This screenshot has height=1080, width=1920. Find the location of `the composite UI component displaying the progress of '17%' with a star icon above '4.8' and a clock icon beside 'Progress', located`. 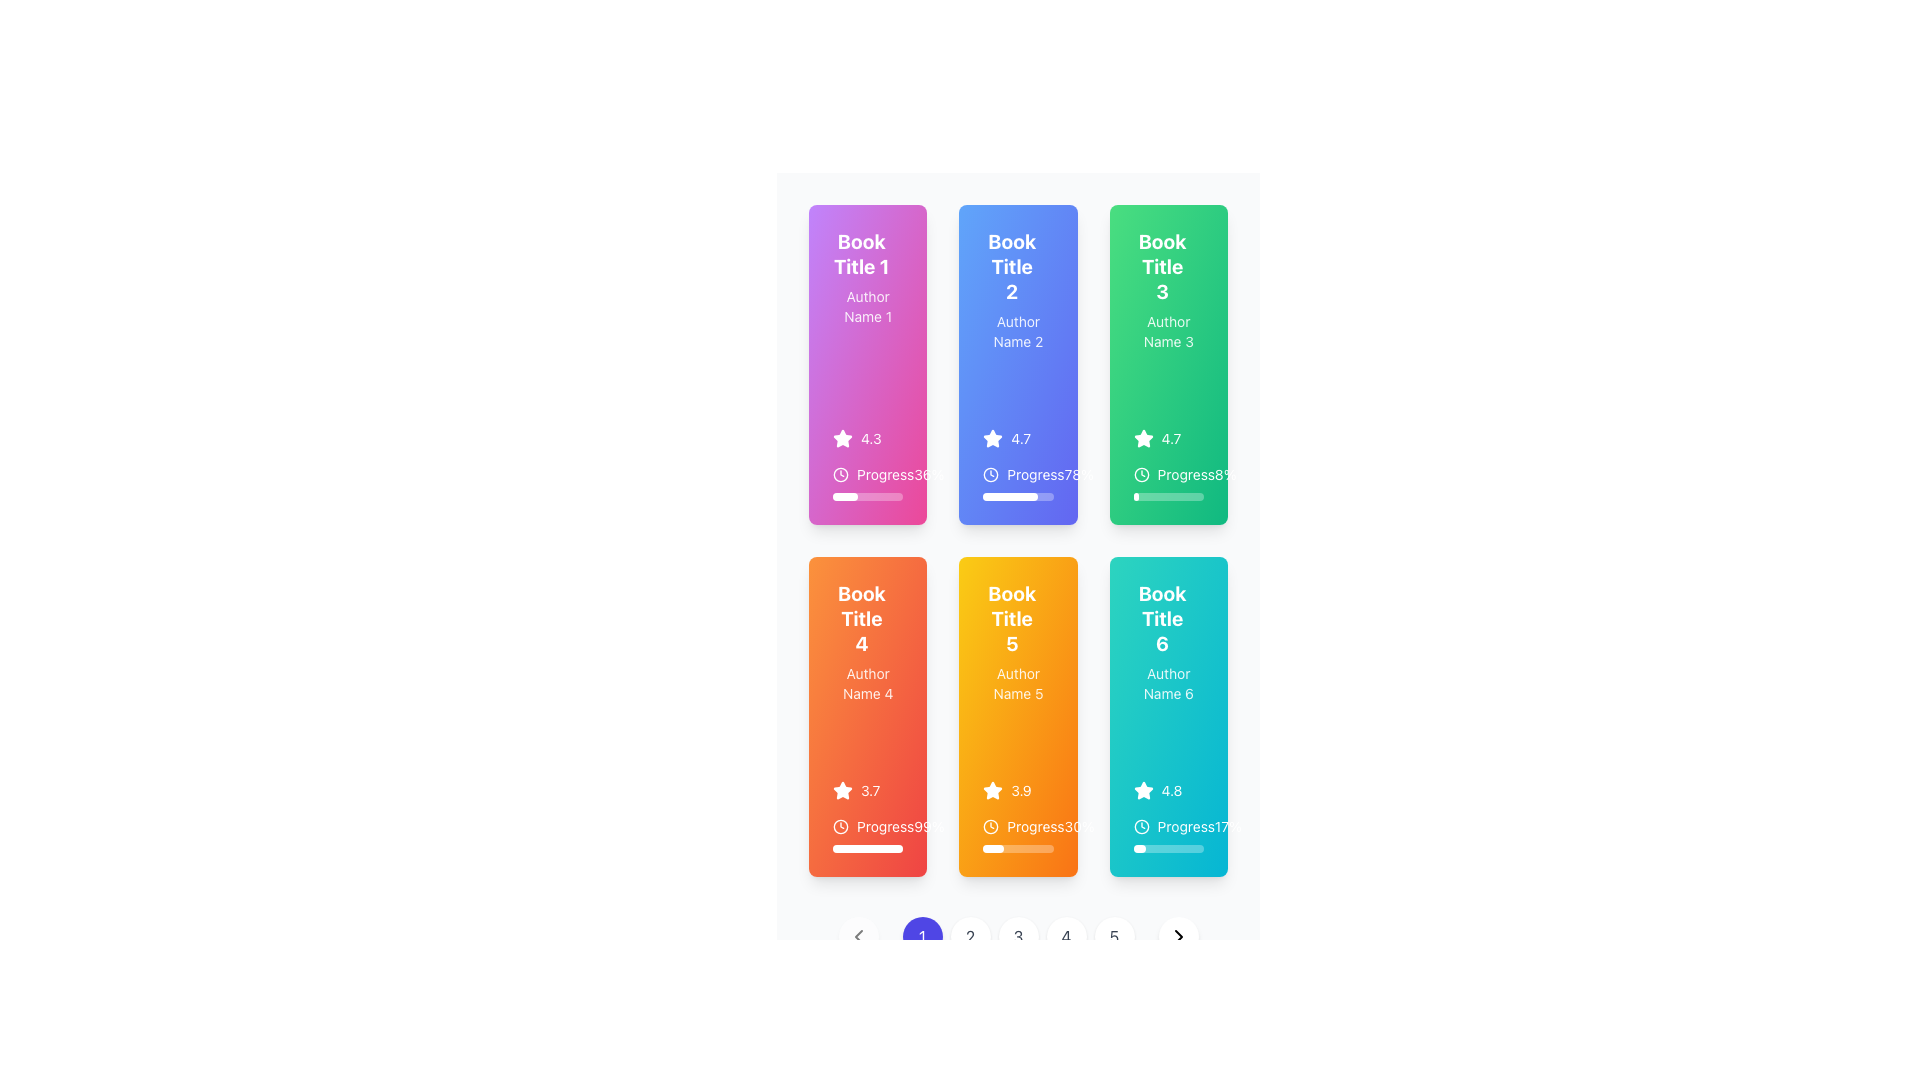

the composite UI component displaying the progress of '17%' with a star icon above '4.8' and a clock icon beside 'Progress', located is located at coordinates (1168, 817).